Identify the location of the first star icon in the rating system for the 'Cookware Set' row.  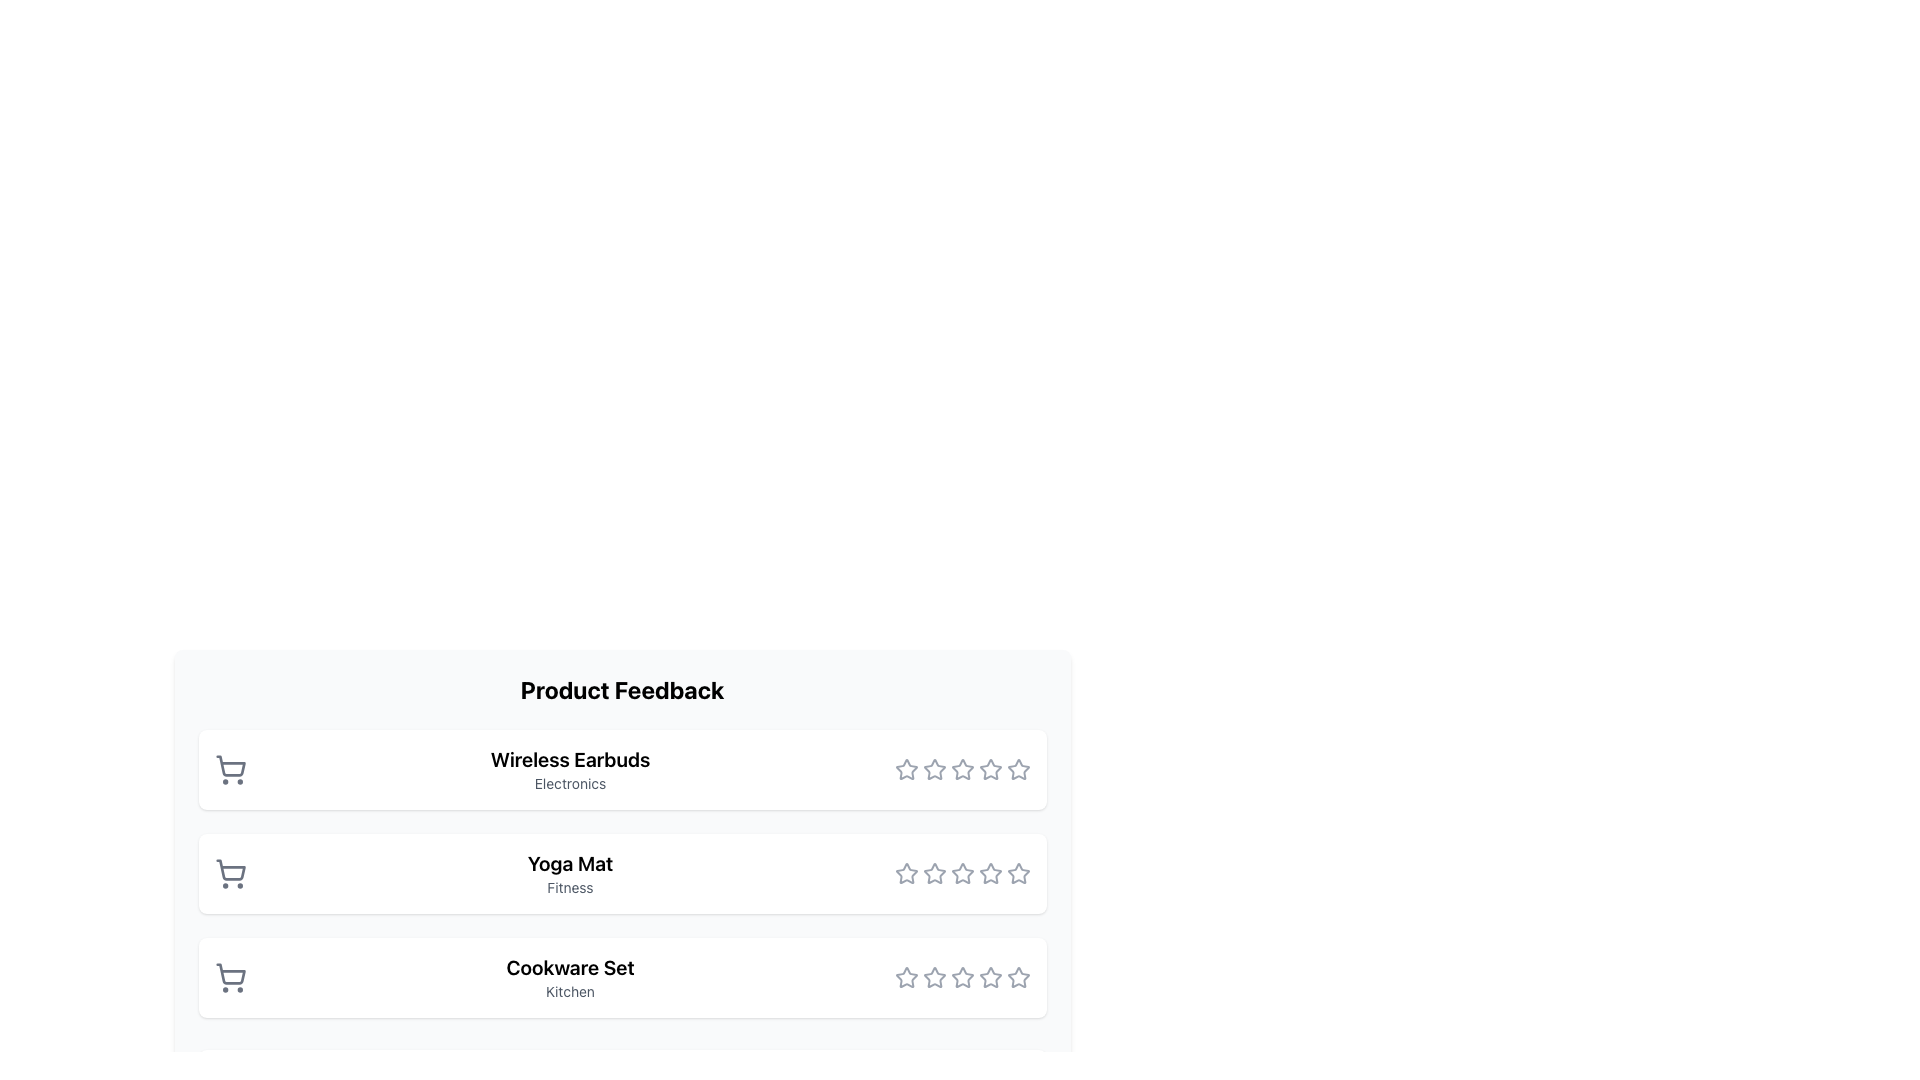
(905, 977).